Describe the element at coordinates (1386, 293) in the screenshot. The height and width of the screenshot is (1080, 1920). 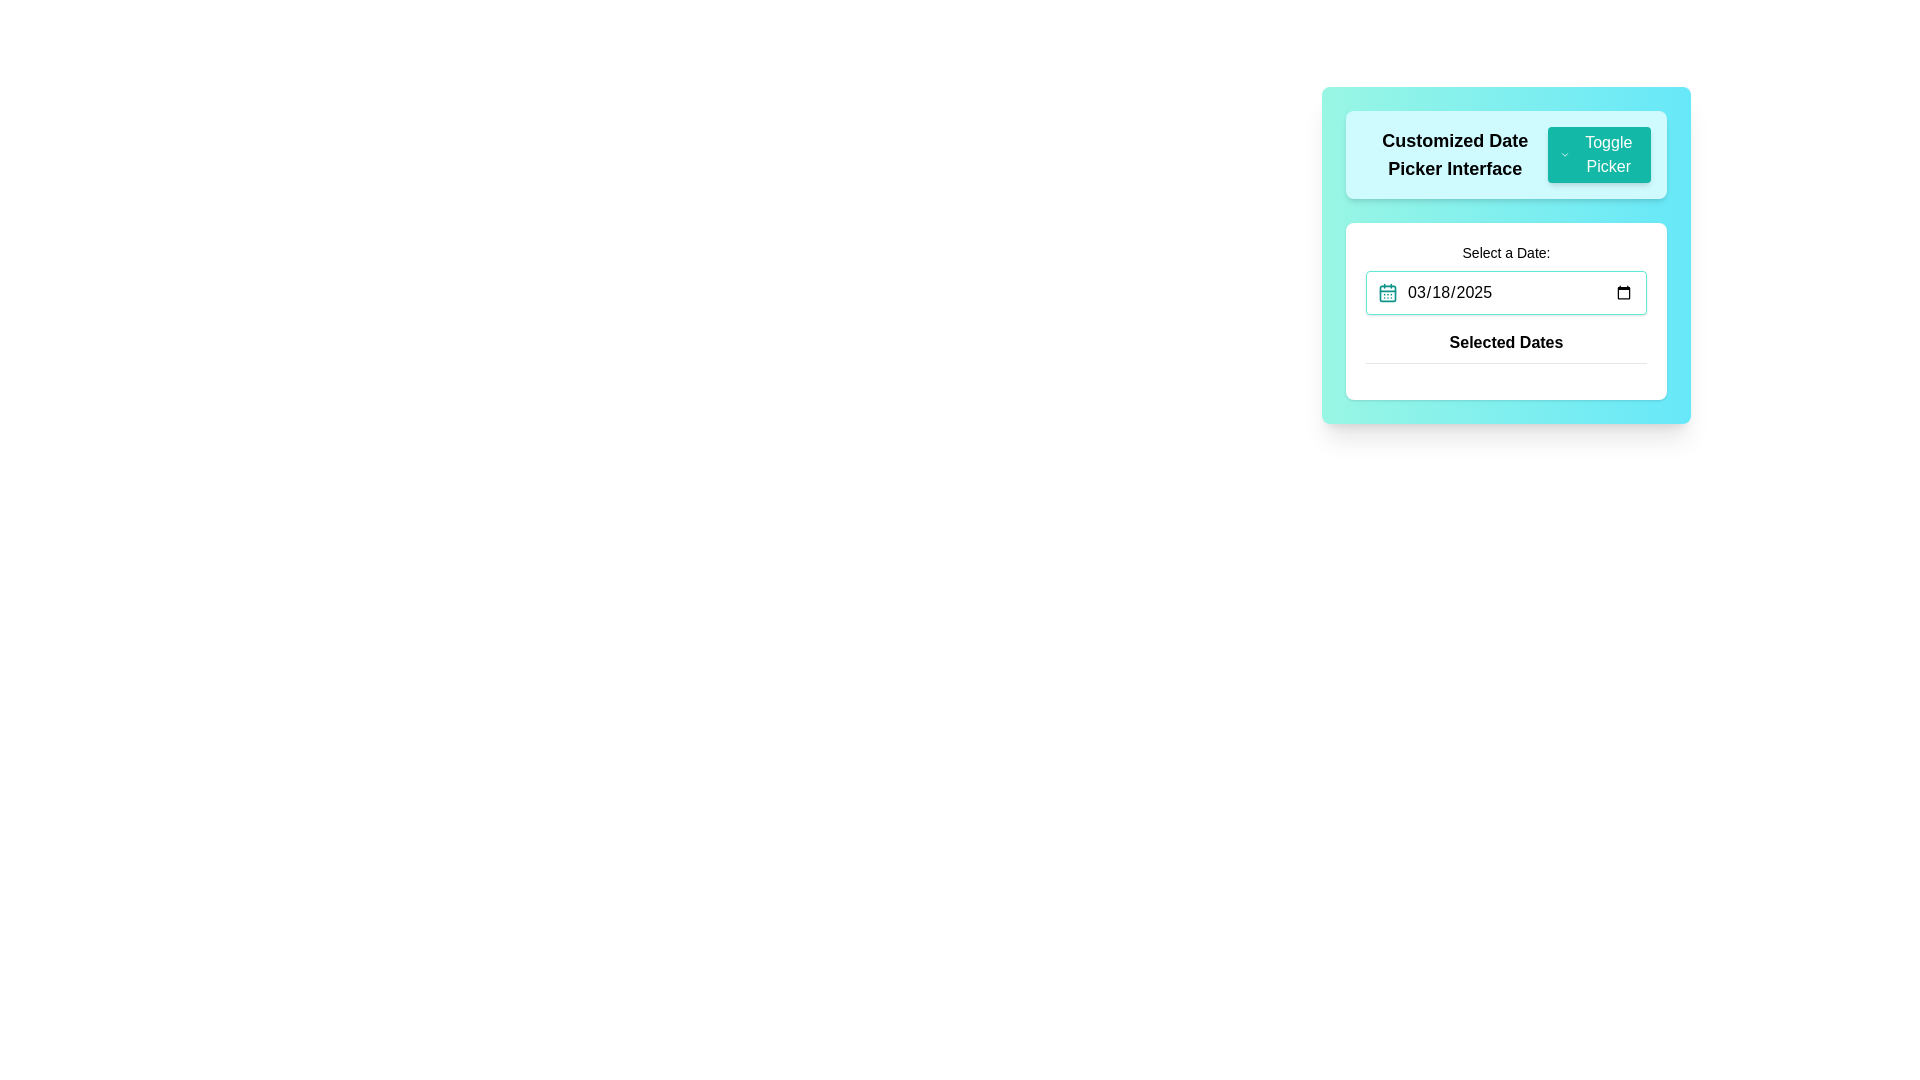
I see `the date picker icon located to the left inside the input field of the date picker component below the title 'Select a Date:'` at that location.